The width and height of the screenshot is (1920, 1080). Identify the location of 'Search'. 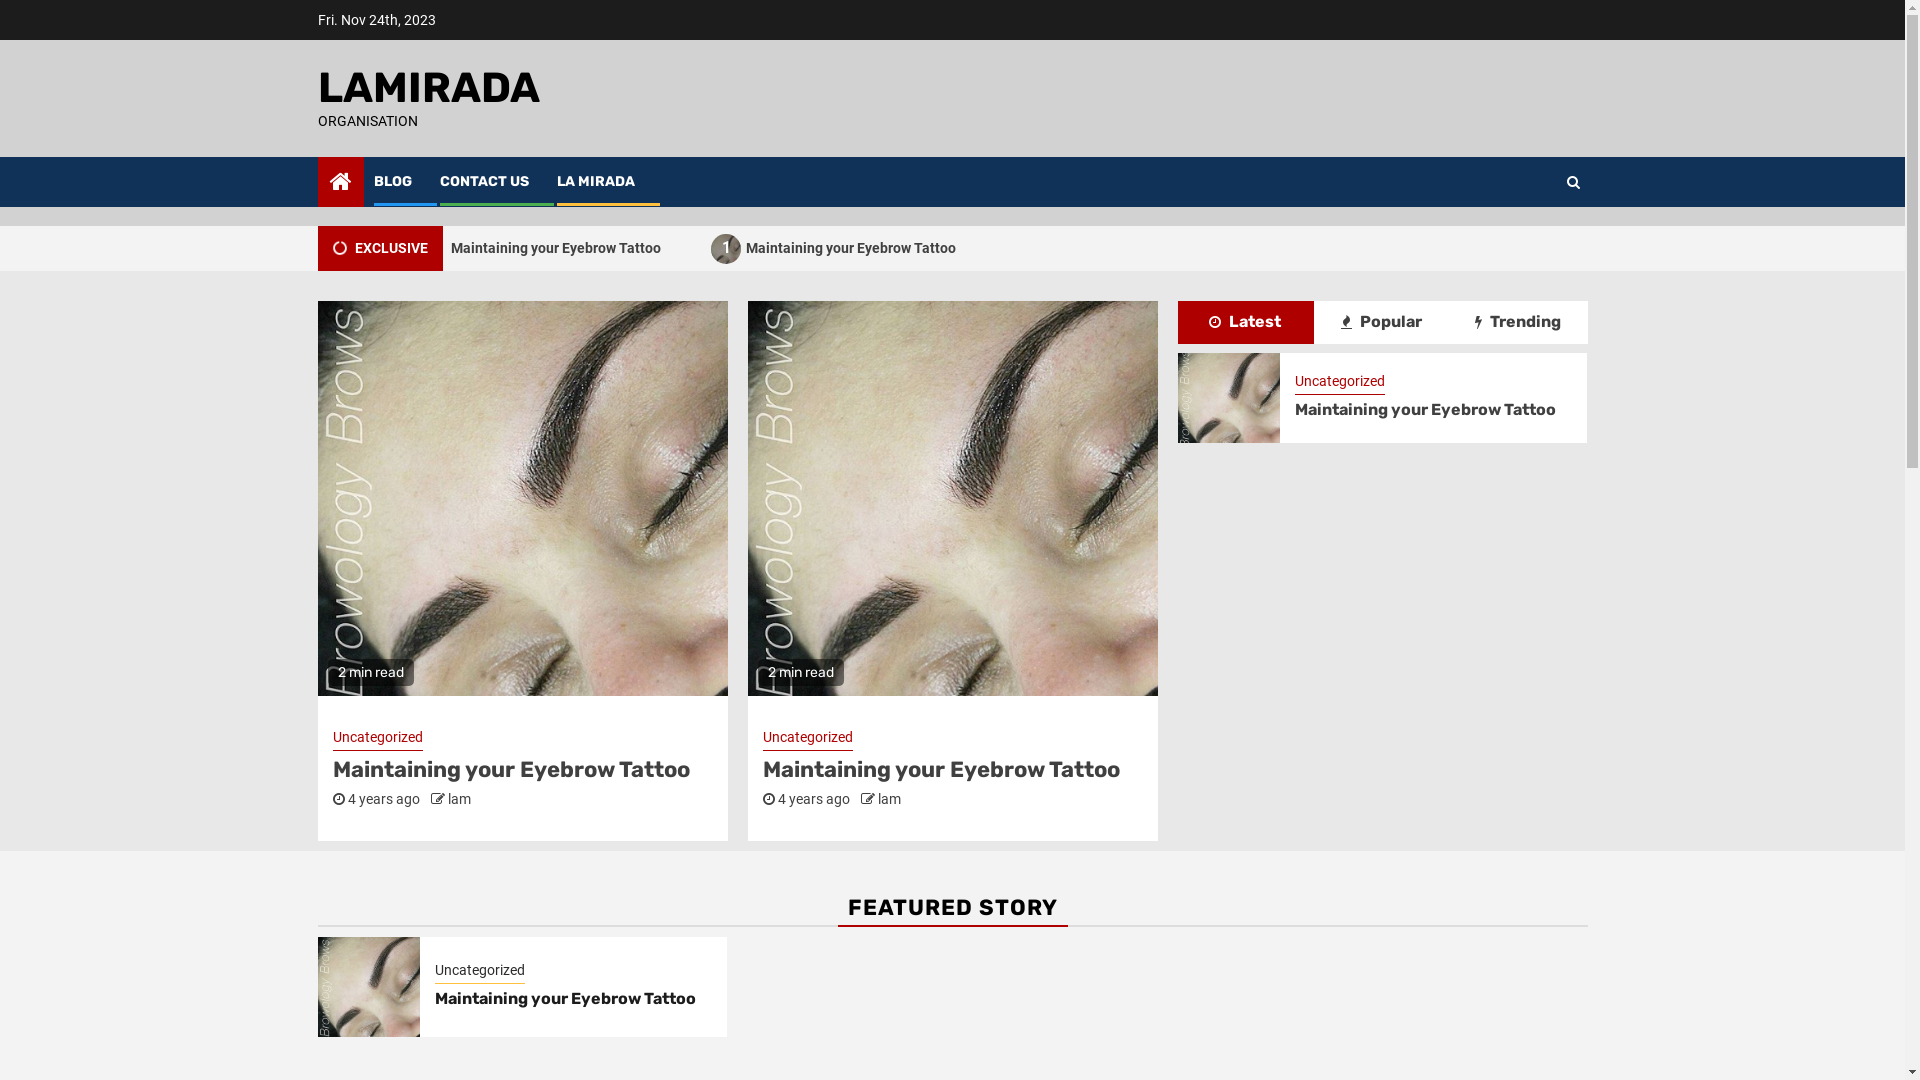
(1533, 241).